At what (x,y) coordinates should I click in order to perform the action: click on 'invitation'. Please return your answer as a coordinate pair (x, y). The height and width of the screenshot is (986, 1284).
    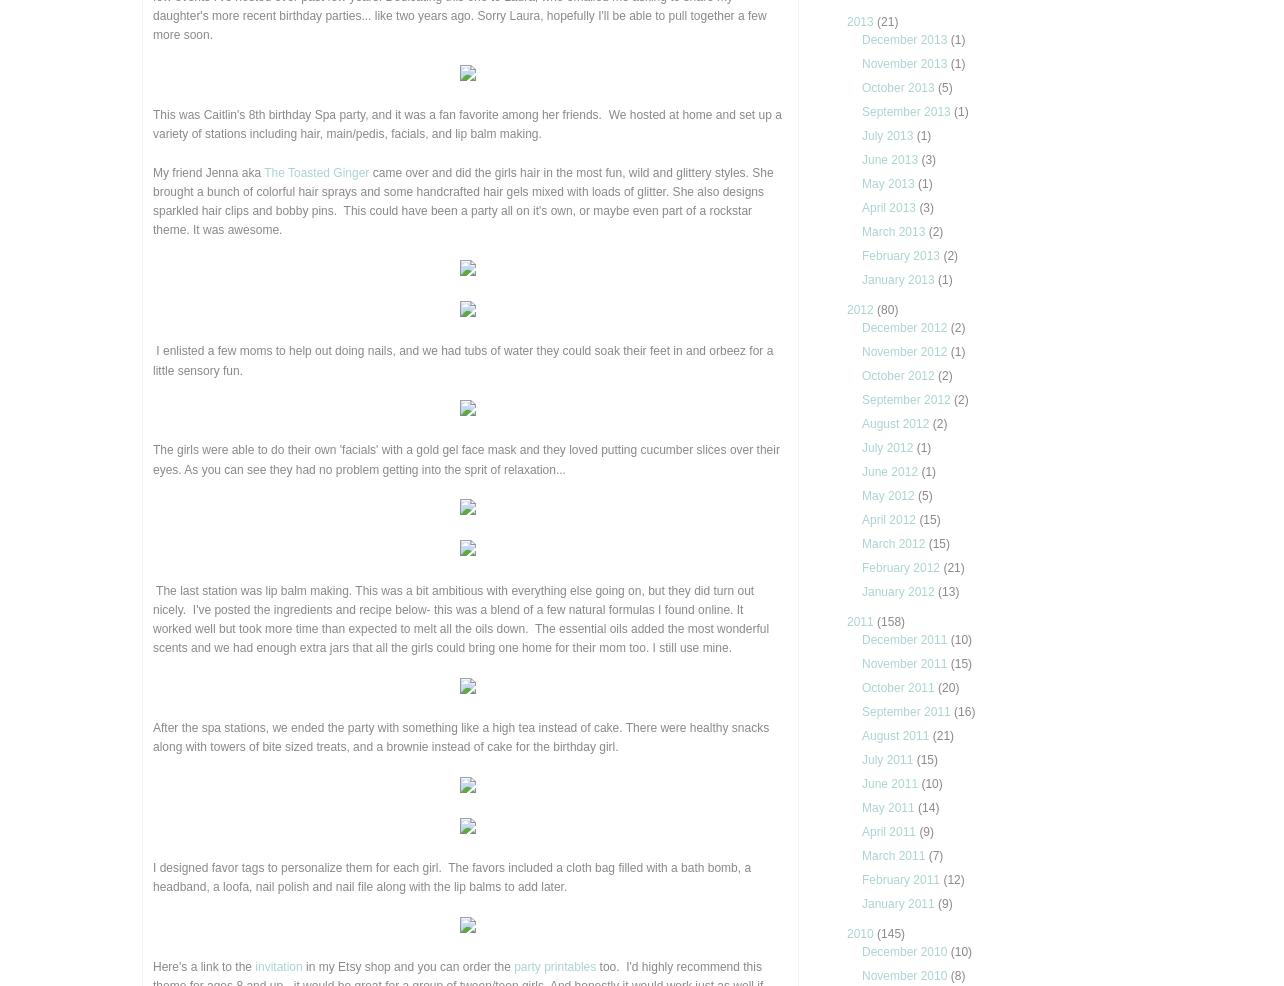
    Looking at the image, I should click on (277, 966).